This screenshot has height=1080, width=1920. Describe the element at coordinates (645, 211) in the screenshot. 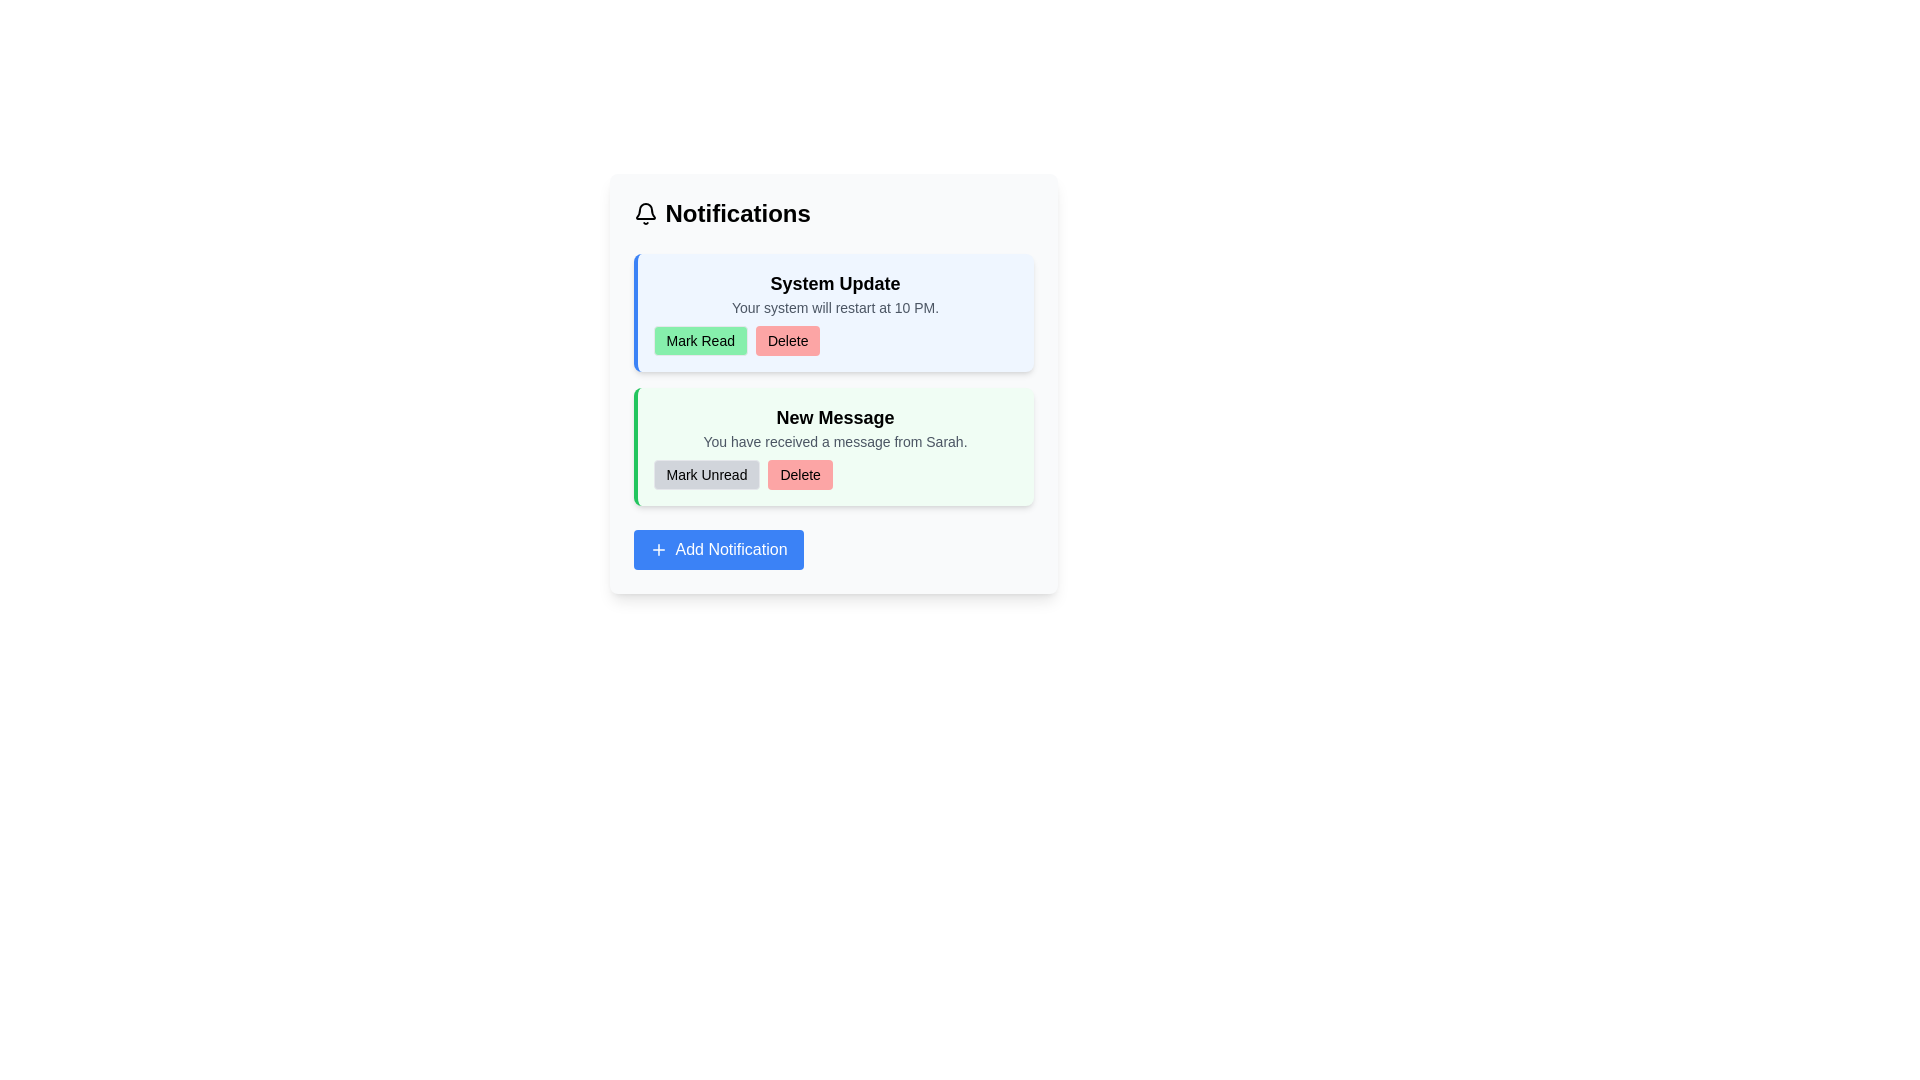

I see `the curved, horizontal line of the bell icon located in the upper-left corner of the notification panel` at that location.